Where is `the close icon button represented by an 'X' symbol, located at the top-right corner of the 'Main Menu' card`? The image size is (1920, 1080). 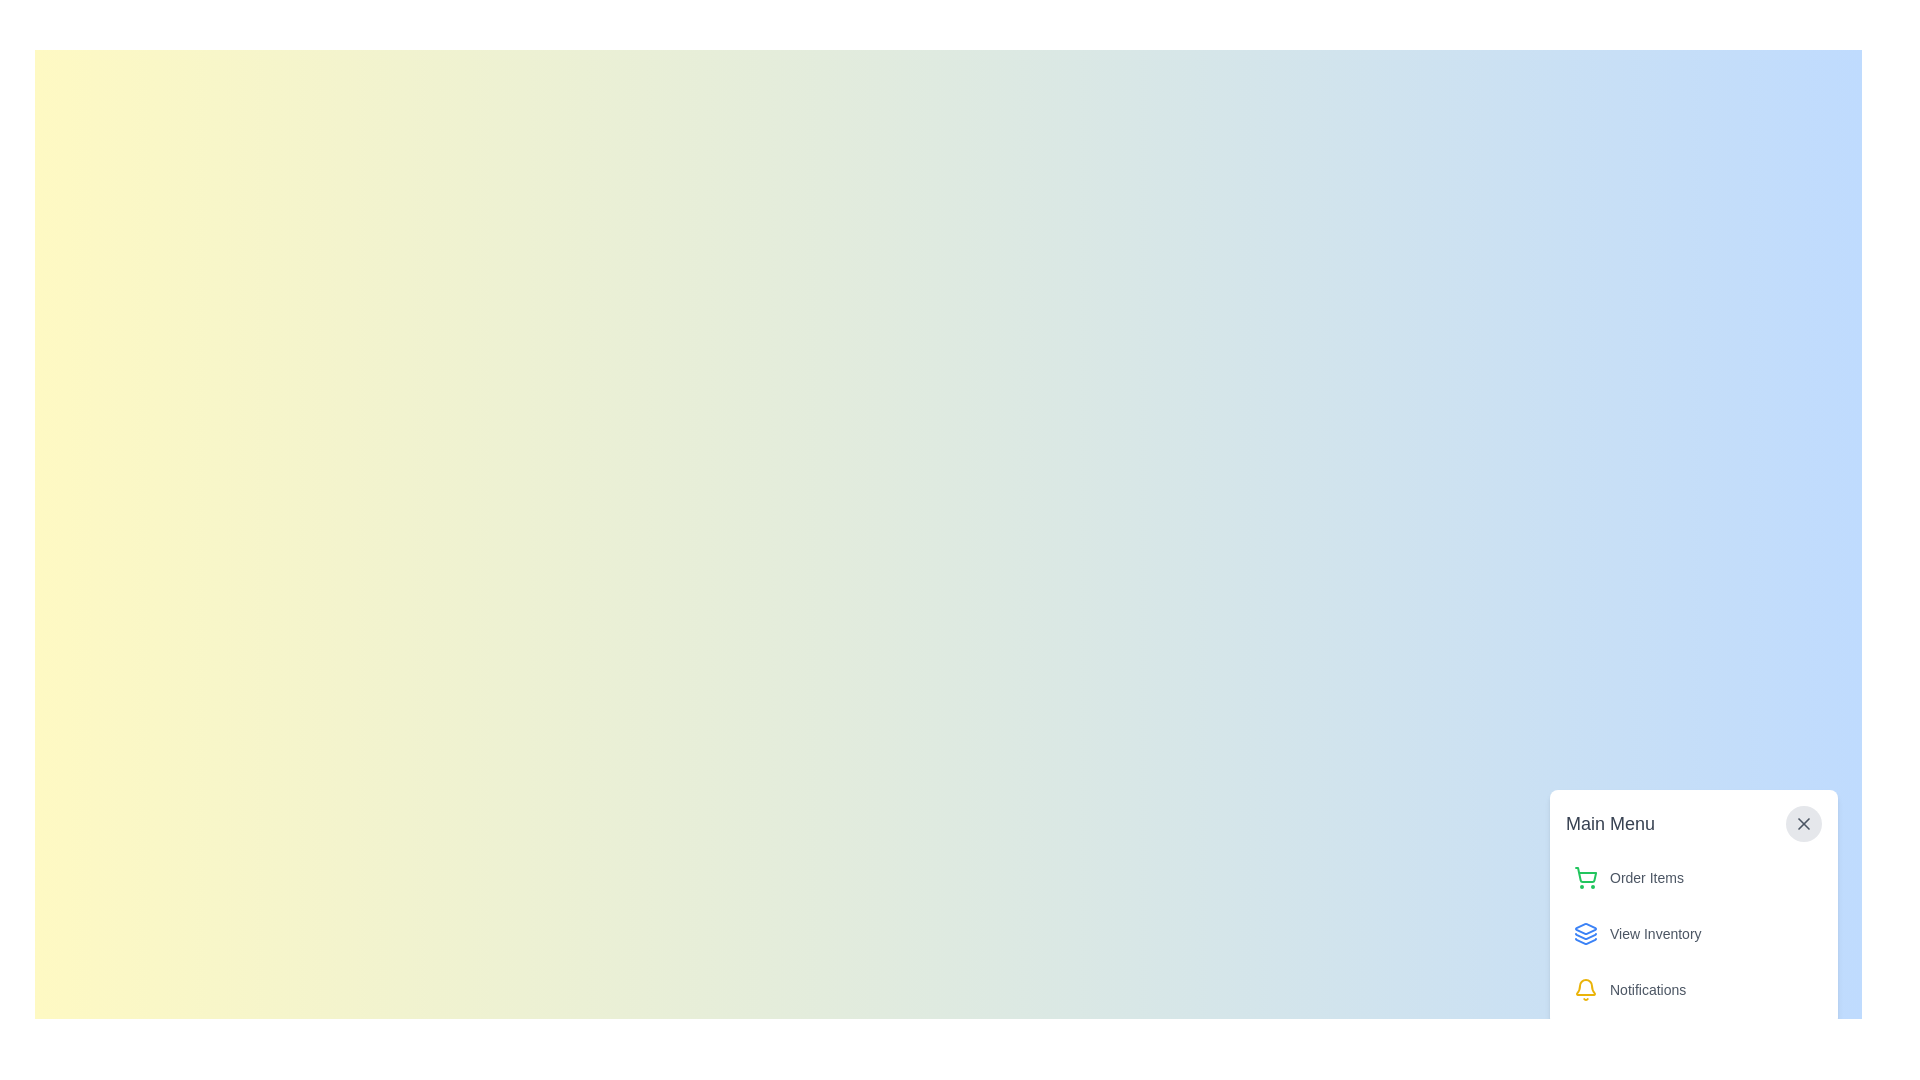
the close icon button represented by an 'X' symbol, located at the top-right corner of the 'Main Menu' card is located at coordinates (1804, 824).